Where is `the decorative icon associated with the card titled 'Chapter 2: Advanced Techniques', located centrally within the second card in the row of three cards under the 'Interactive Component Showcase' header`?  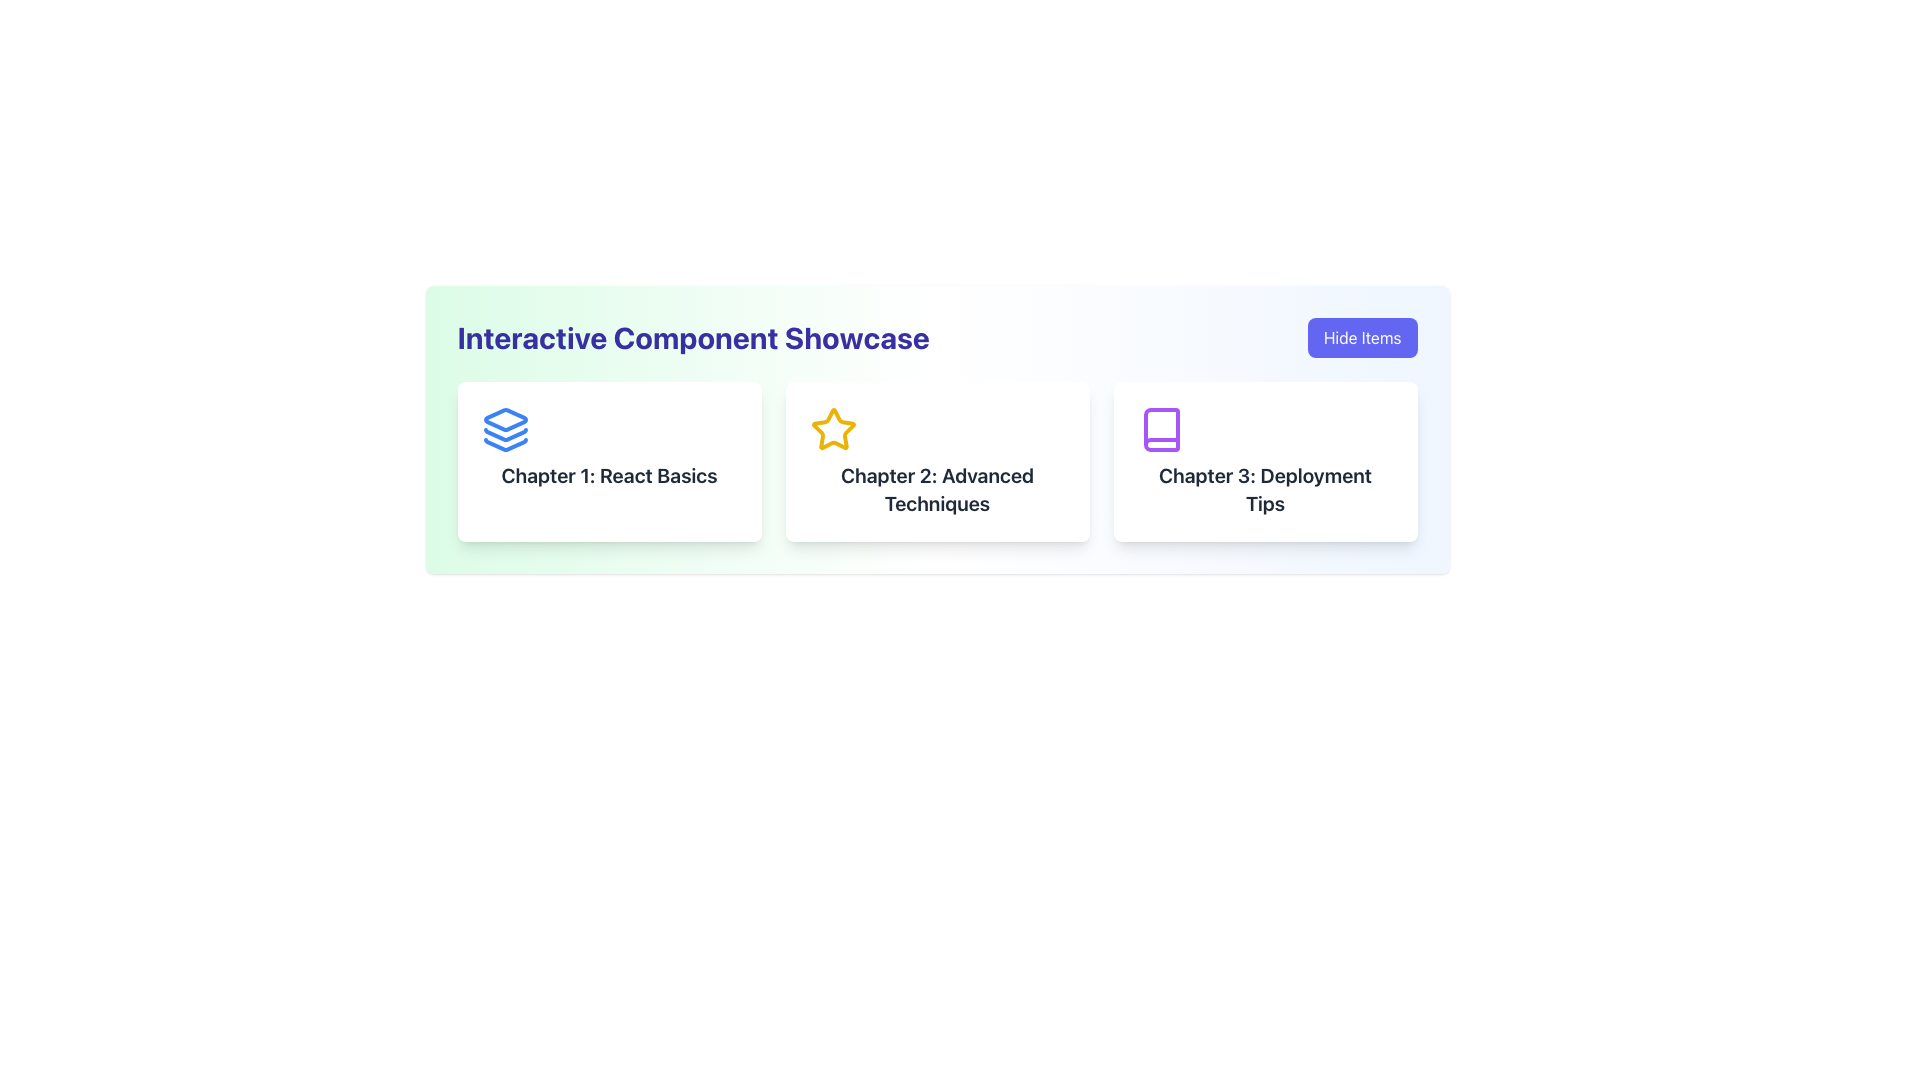
the decorative icon associated with the card titled 'Chapter 2: Advanced Techniques', located centrally within the second card in the row of three cards under the 'Interactive Component Showcase' header is located at coordinates (833, 428).